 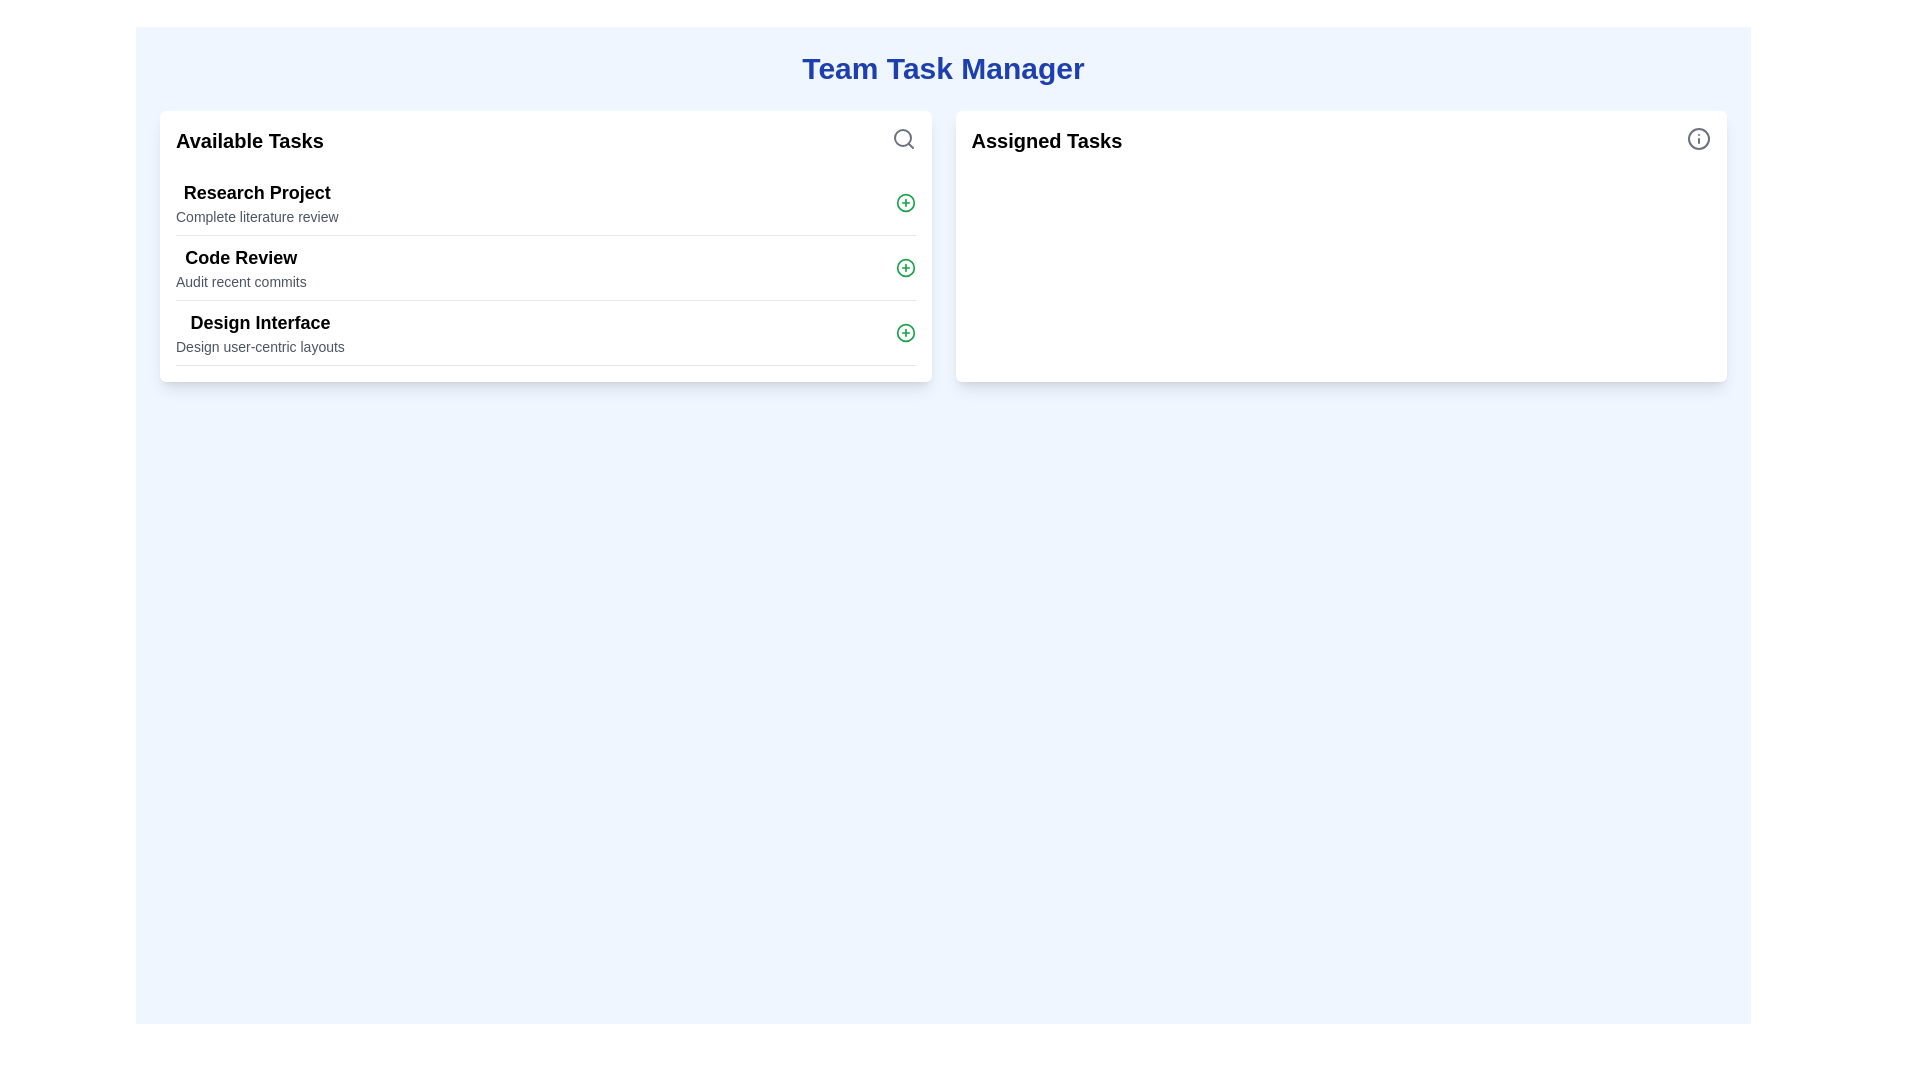 What do you see at coordinates (545, 203) in the screenshot?
I see `the first list item titled 'Research Project' with the subtext 'Complete literature review' in the 'Available Tasks' section` at bounding box center [545, 203].